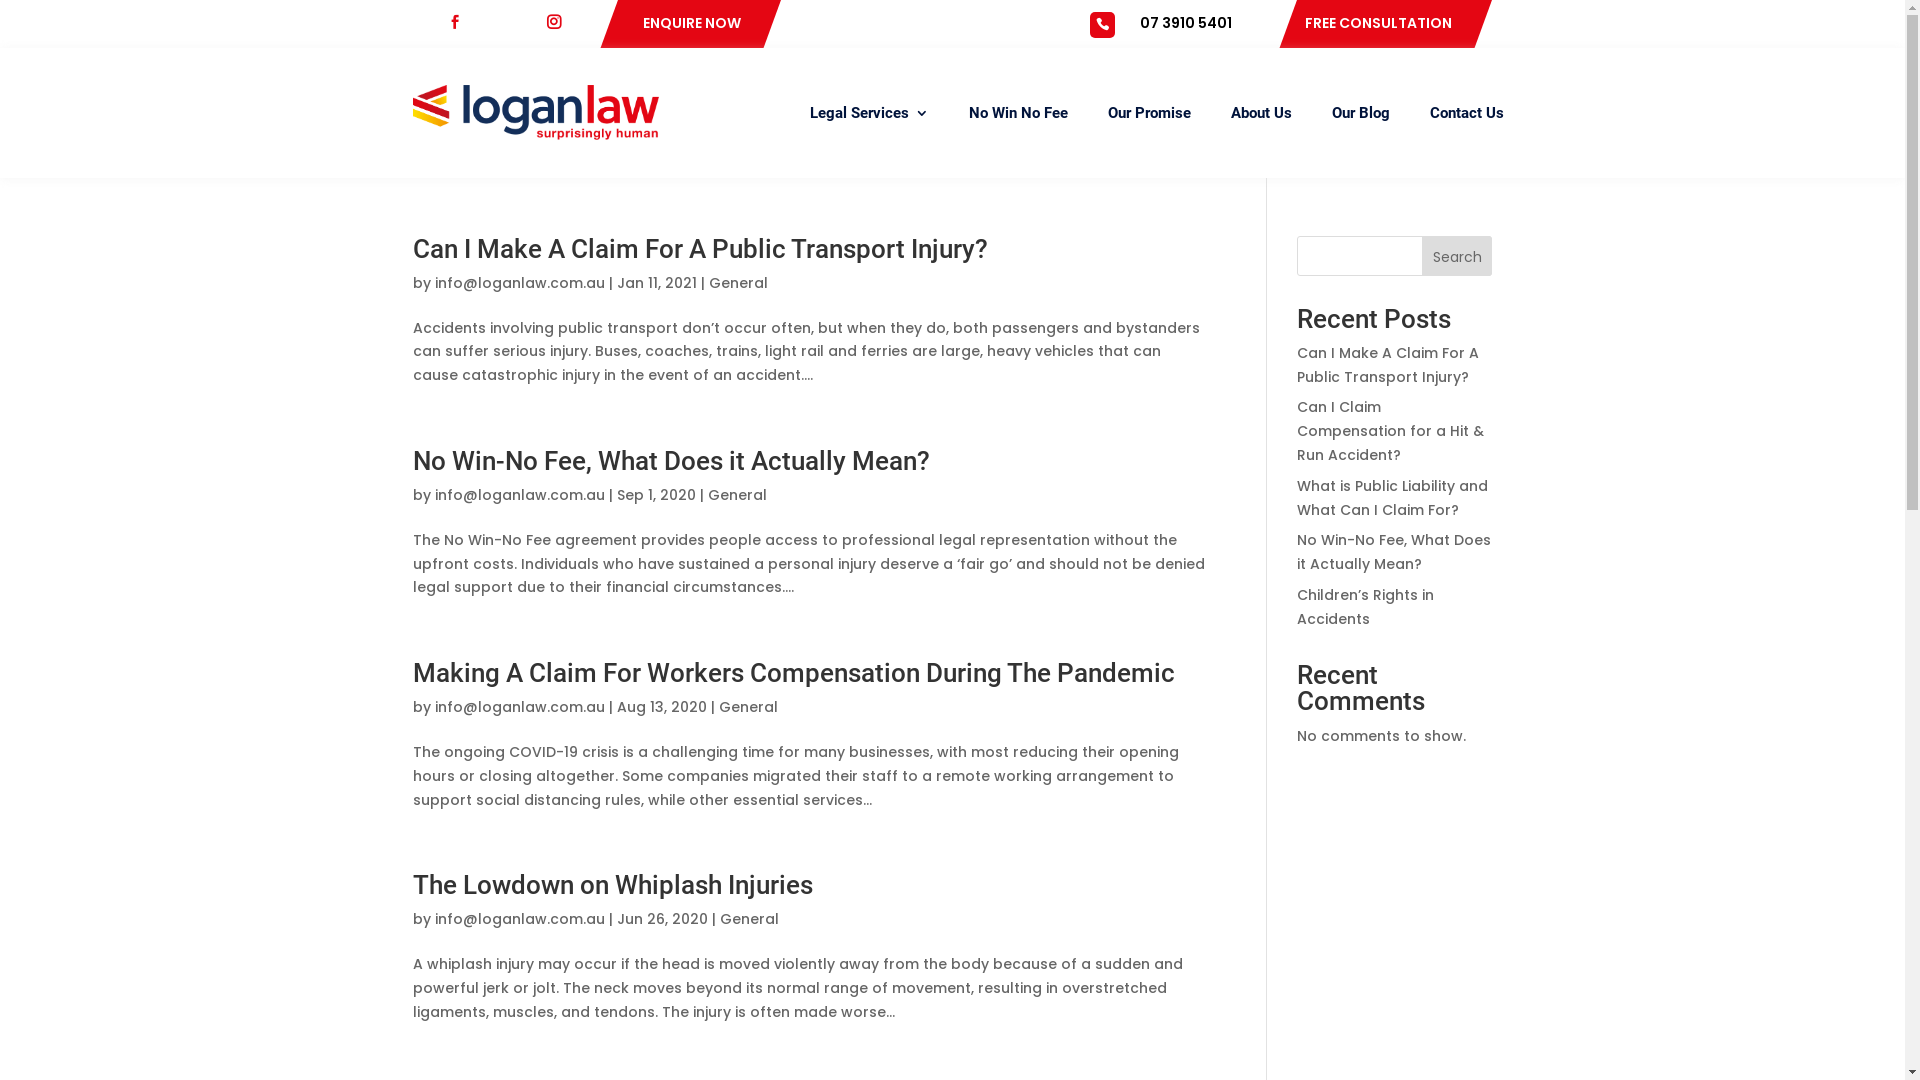 The width and height of the screenshot is (1920, 1080). What do you see at coordinates (1149, 112) in the screenshot?
I see `'Our Promise'` at bounding box center [1149, 112].